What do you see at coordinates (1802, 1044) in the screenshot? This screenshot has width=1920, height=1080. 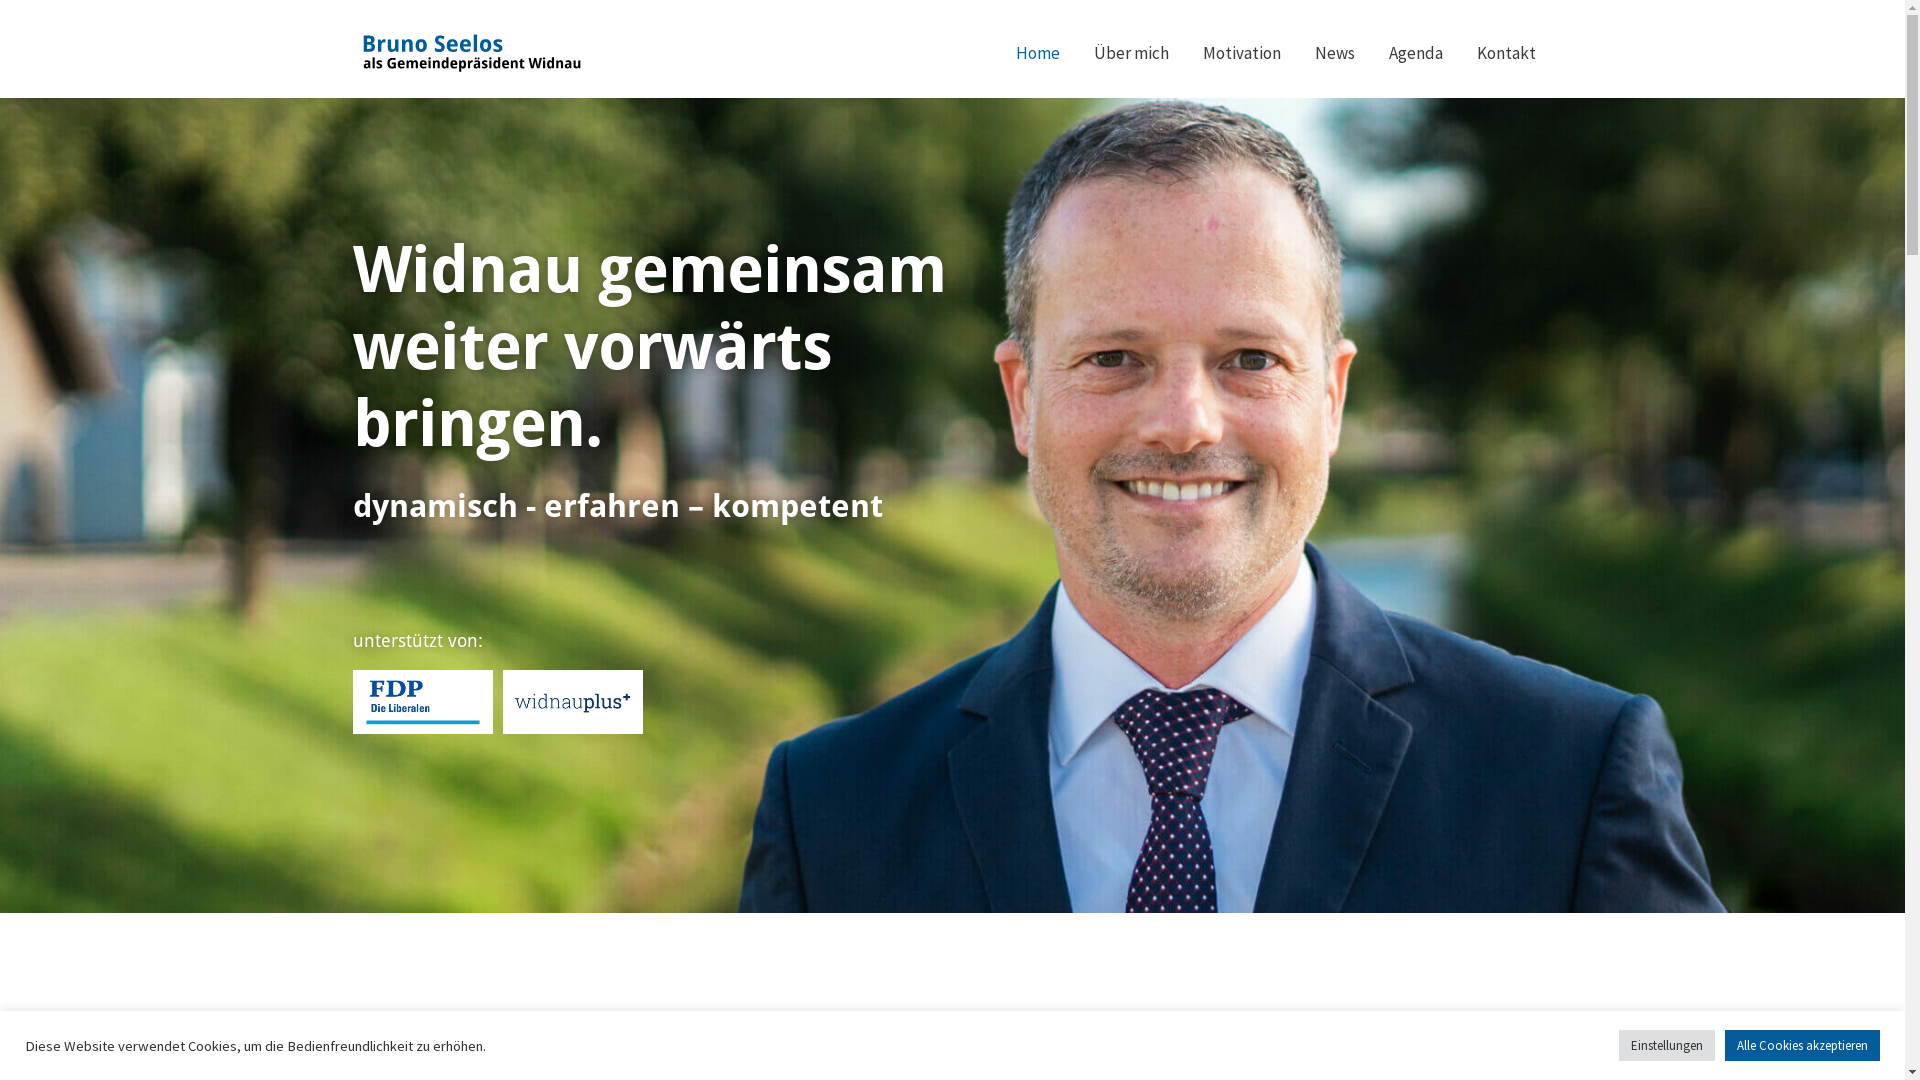 I see `'Alle Cookies akzeptieren'` at bounding box center [1802, 1044].